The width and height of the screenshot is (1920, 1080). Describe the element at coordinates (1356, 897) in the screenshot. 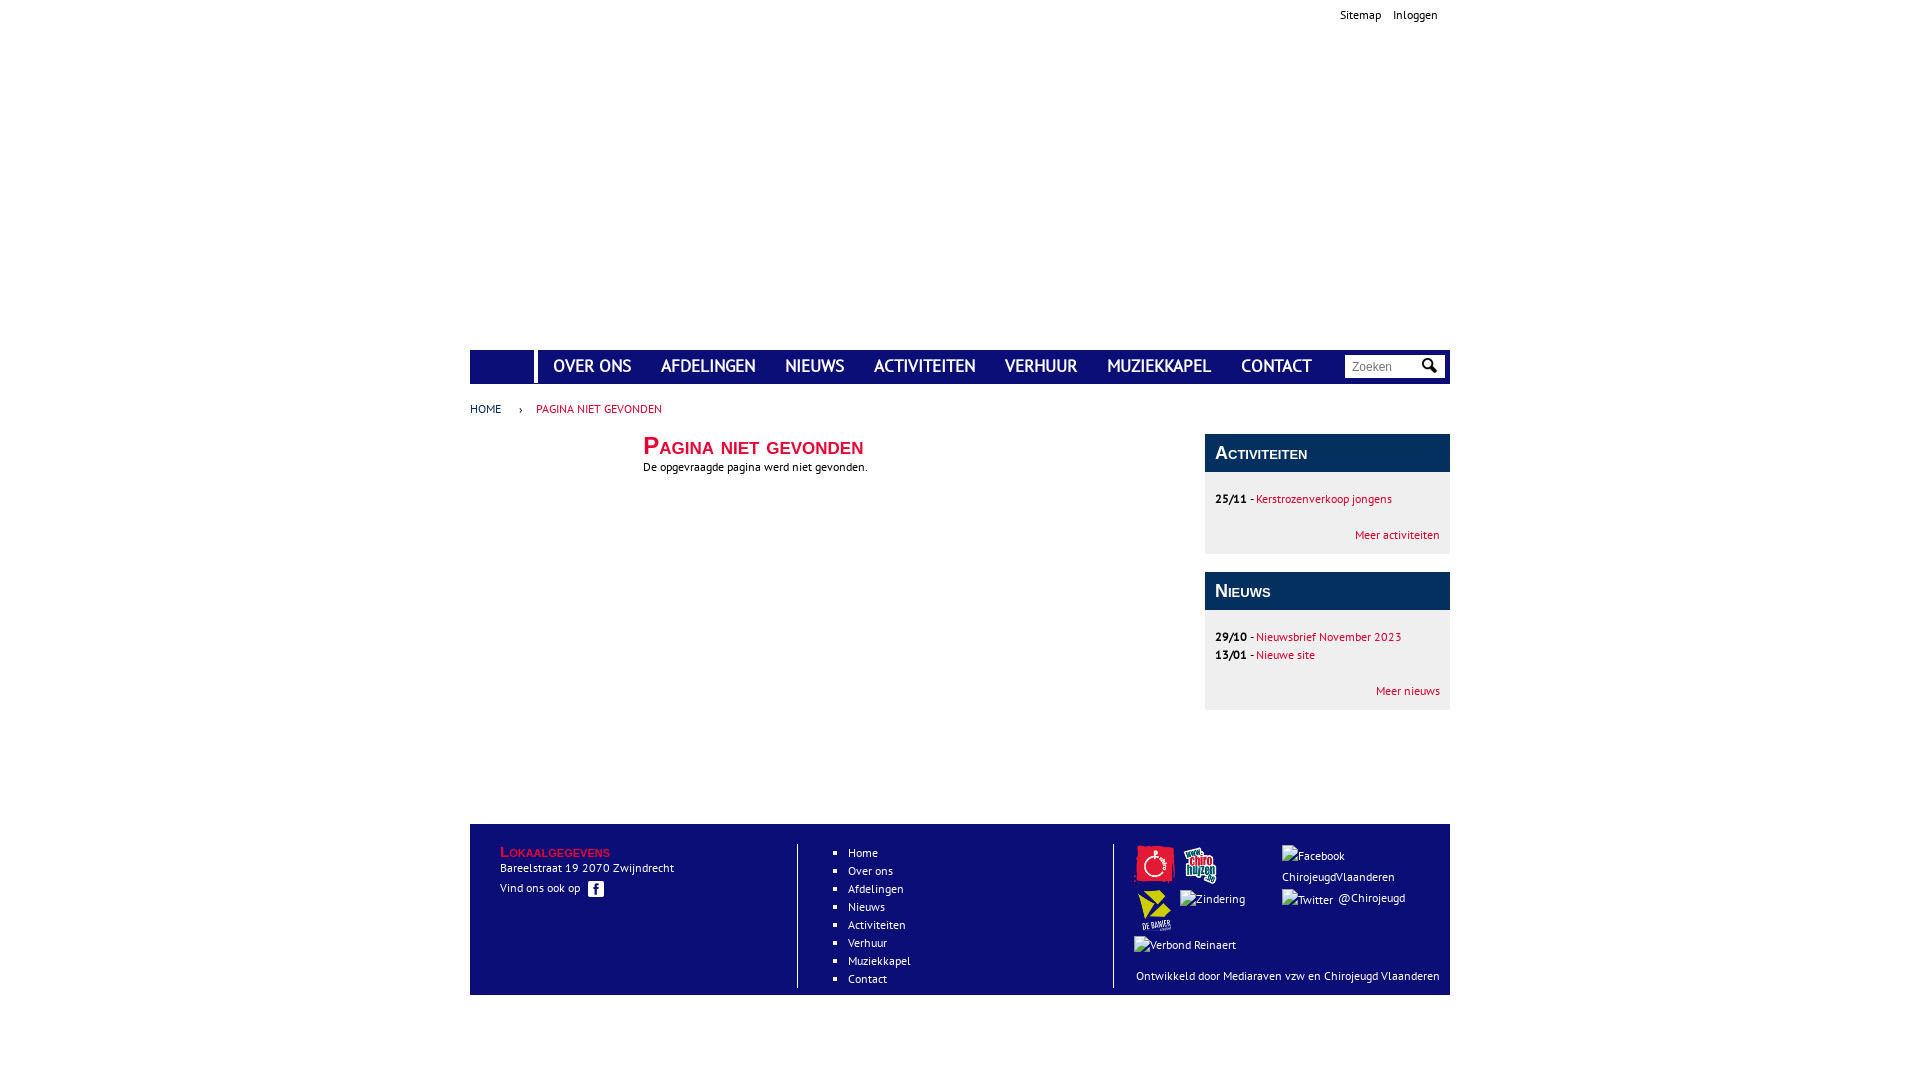

I see `'@Chirojeugd'` at that location.